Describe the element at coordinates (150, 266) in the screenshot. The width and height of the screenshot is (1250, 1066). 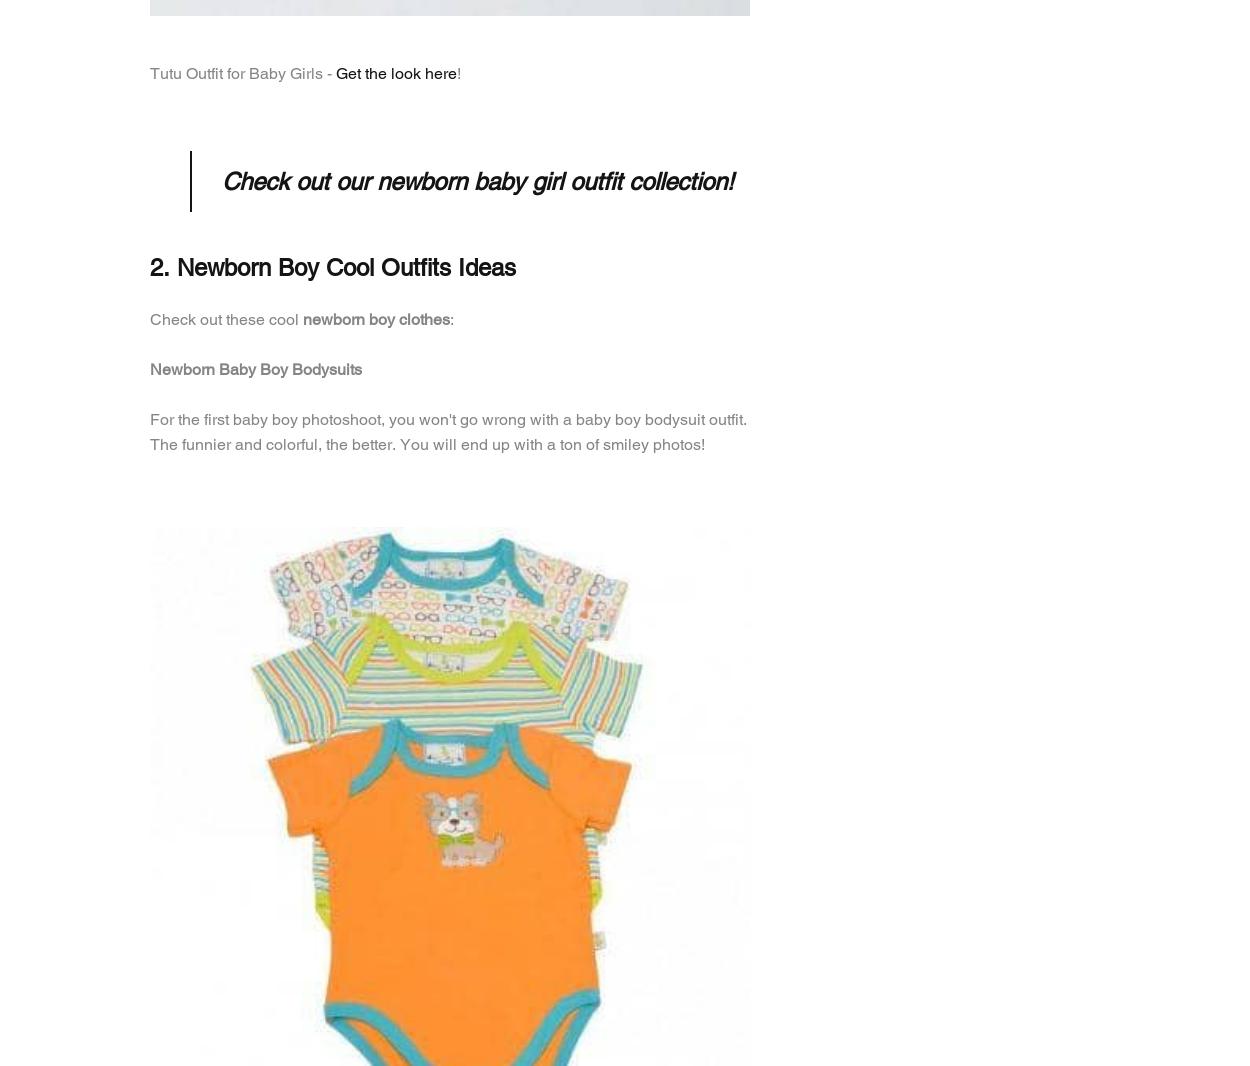
I see `'2. Newborn Boy Cool Outfits Ideas'` at that location.